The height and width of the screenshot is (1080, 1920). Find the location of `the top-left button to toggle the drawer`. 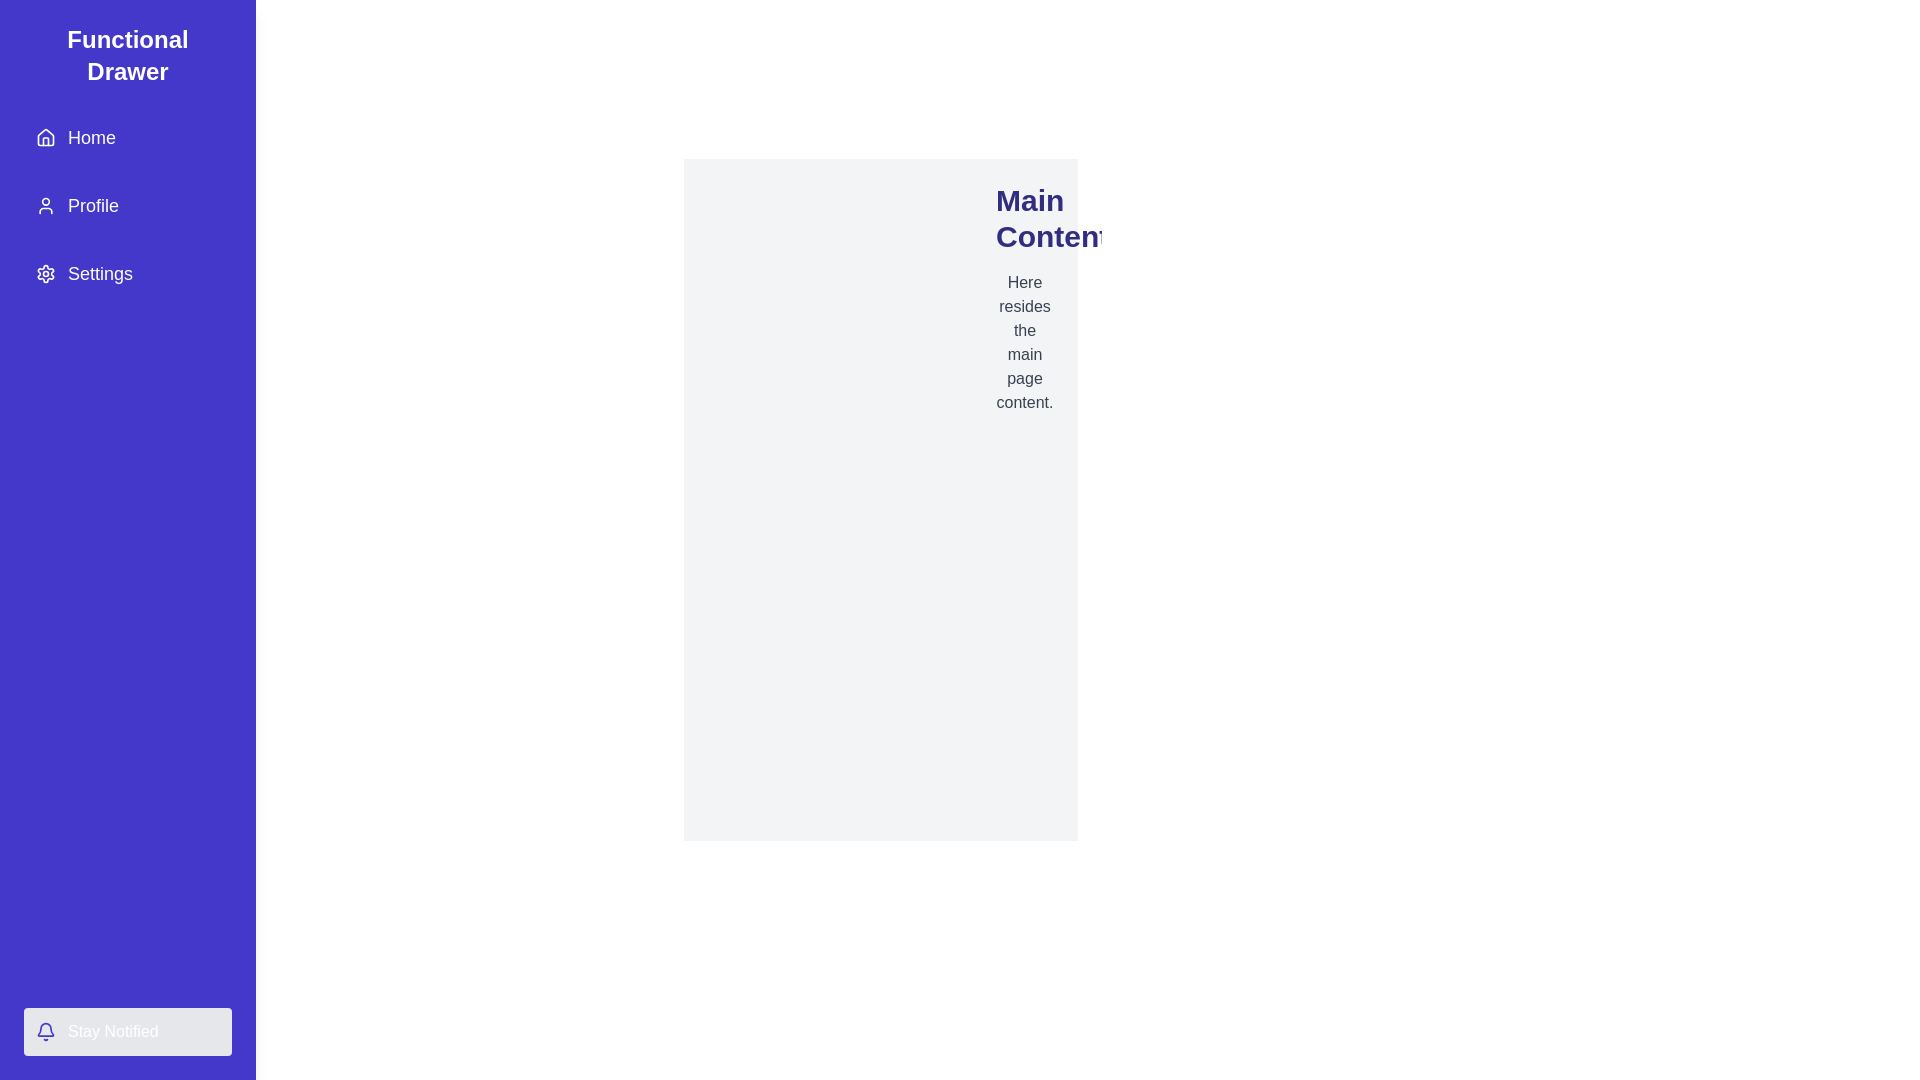

the top-left button to toggle the drawer is located at coordinates (39, 39).